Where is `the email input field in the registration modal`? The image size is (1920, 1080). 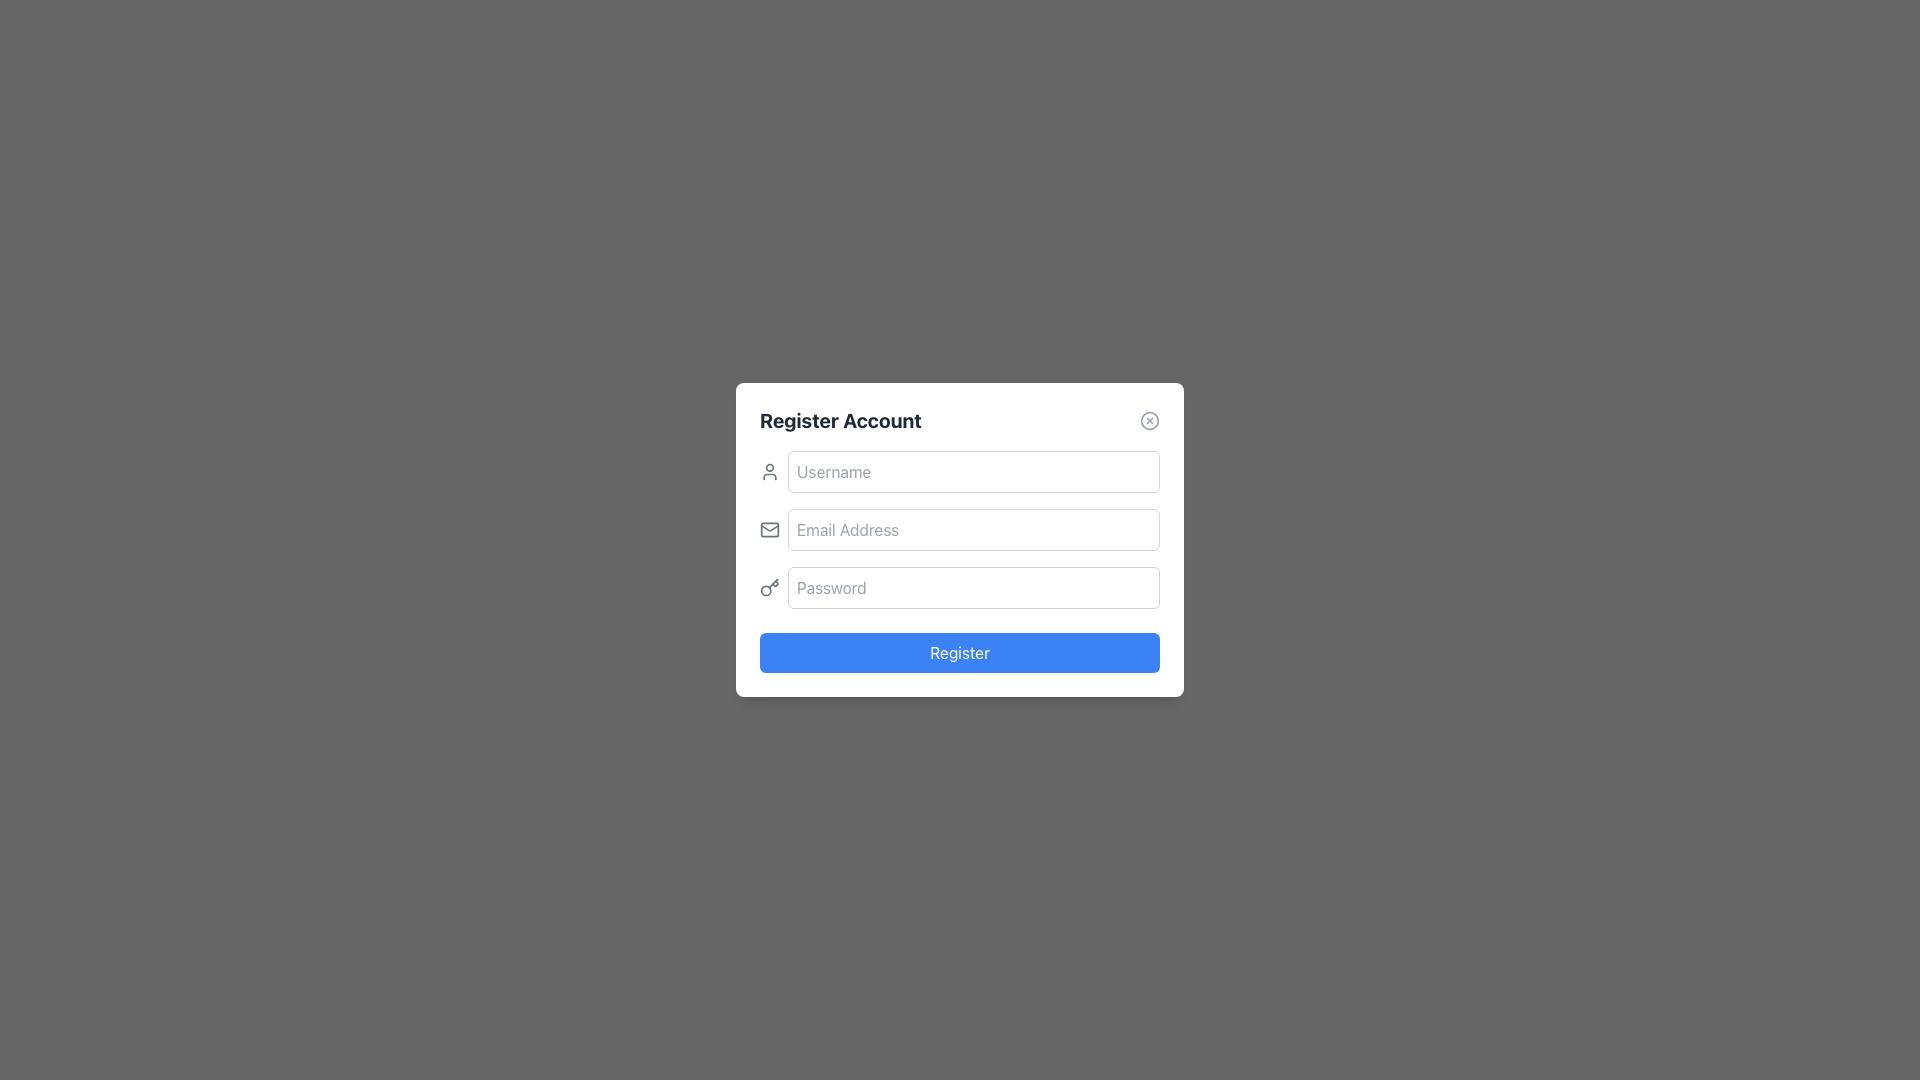 the email input field in the registration modal is located at coordinates (960, 540).